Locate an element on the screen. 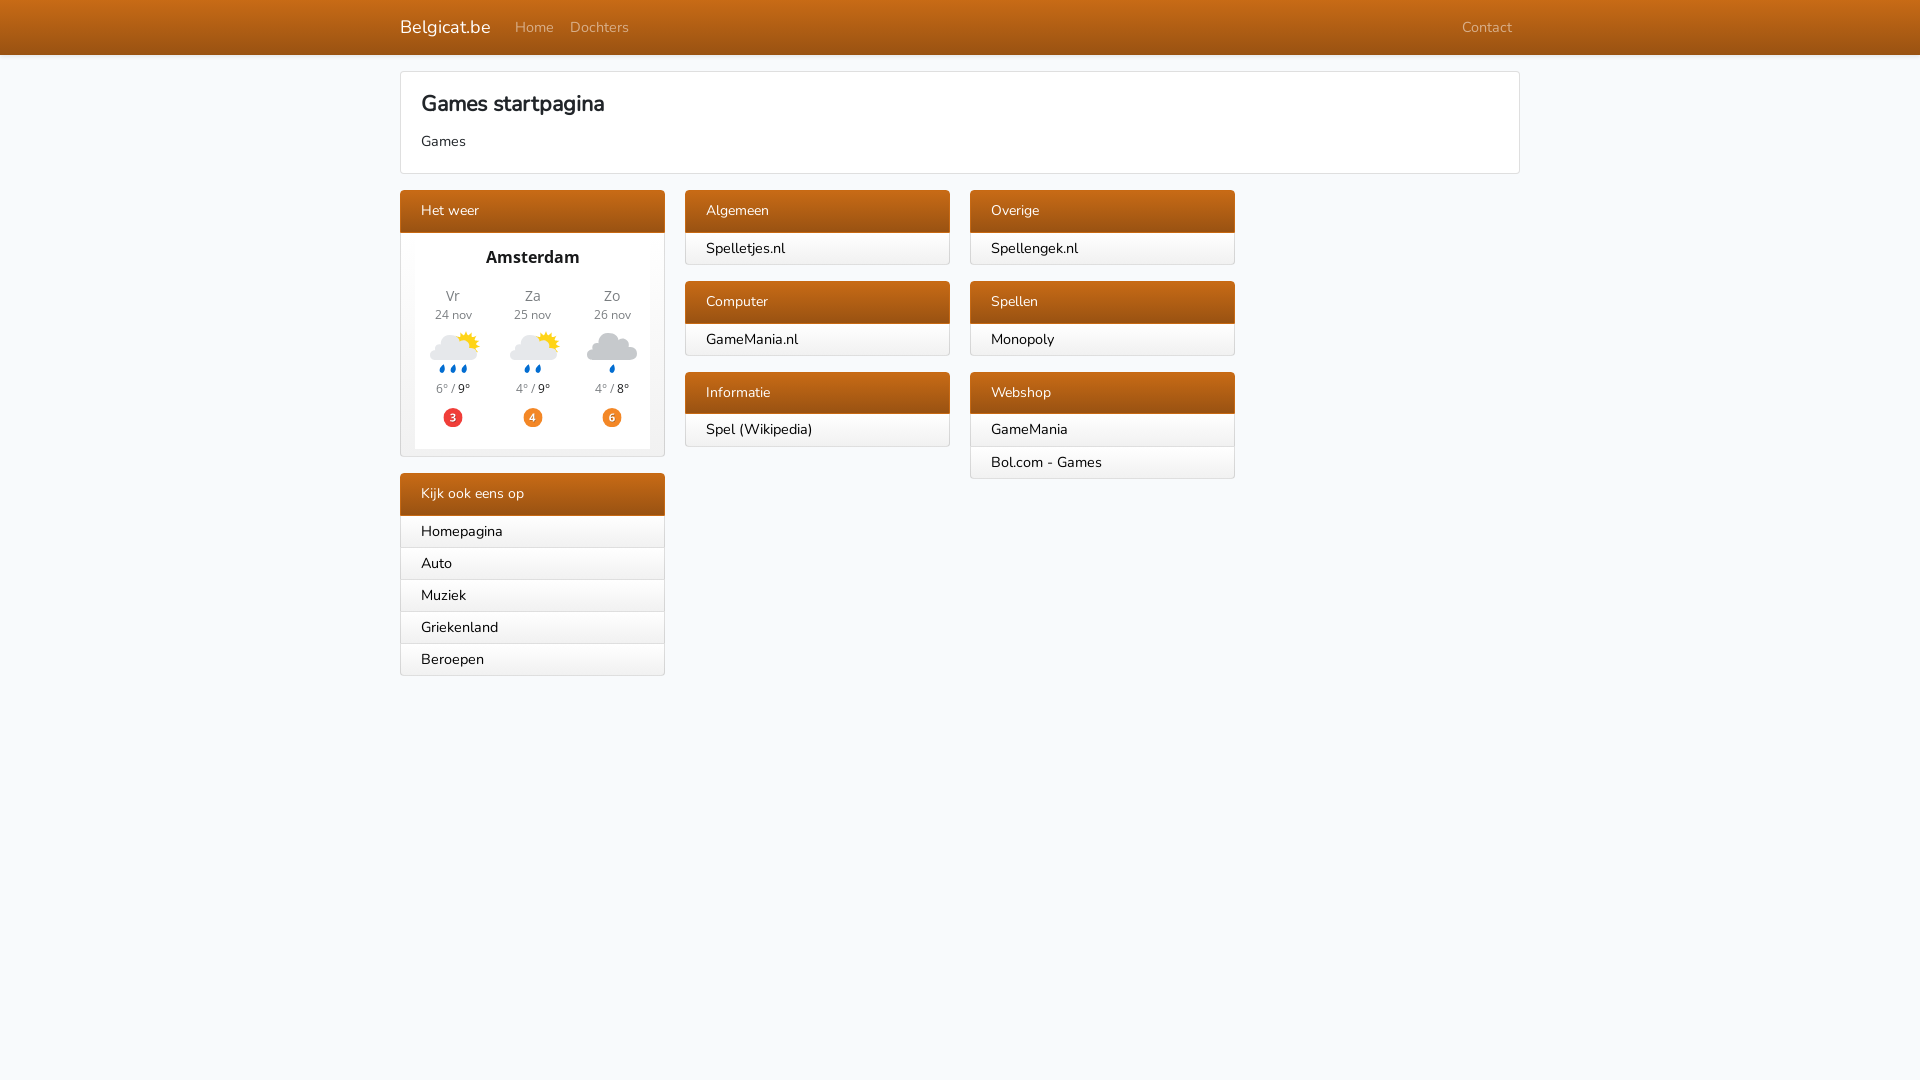  'Bol.com - Games' is located at coordinates (1045, 462).